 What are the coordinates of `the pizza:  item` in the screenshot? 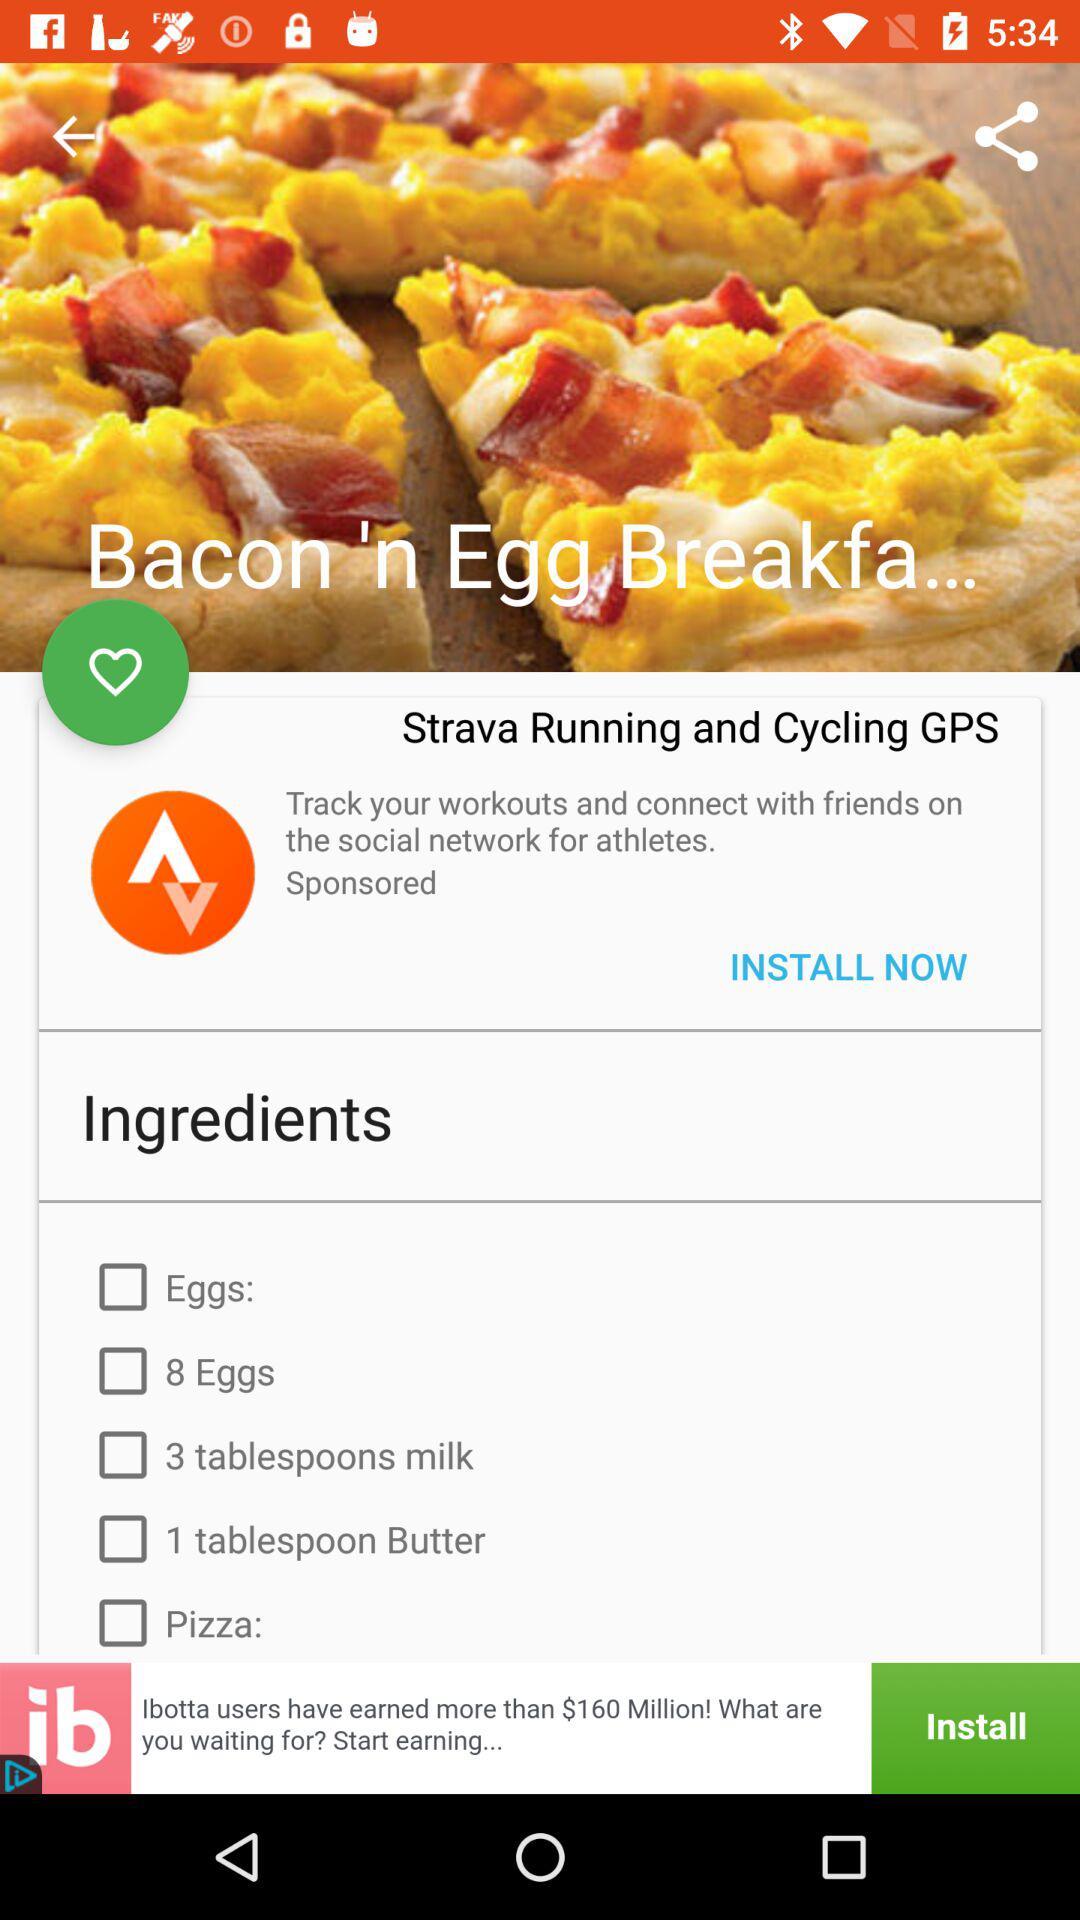 It's located at (540, 1617).